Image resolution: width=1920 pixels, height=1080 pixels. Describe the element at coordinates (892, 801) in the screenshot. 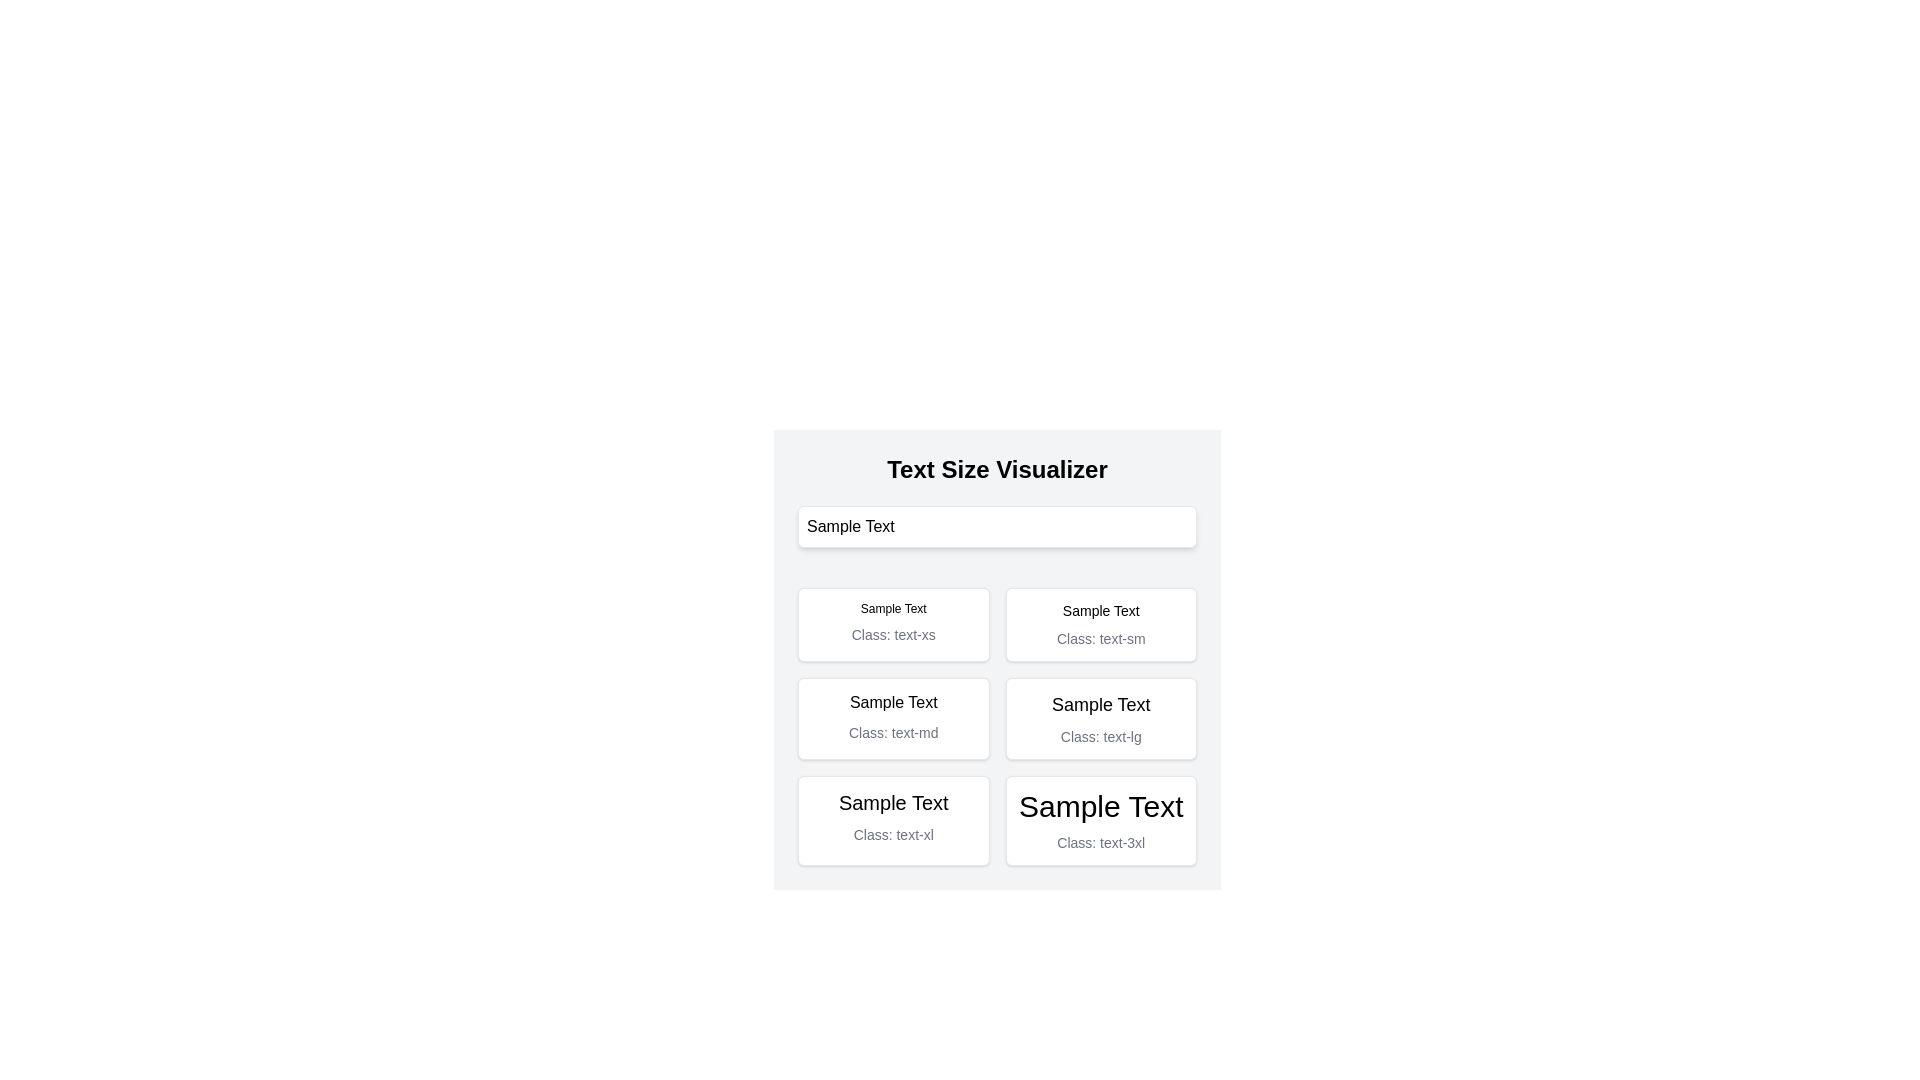

I see `text displayed as 'Sample Text' which is styled with bold, large characters, located in the bottom row, second from the left of a grid layout` at that location.